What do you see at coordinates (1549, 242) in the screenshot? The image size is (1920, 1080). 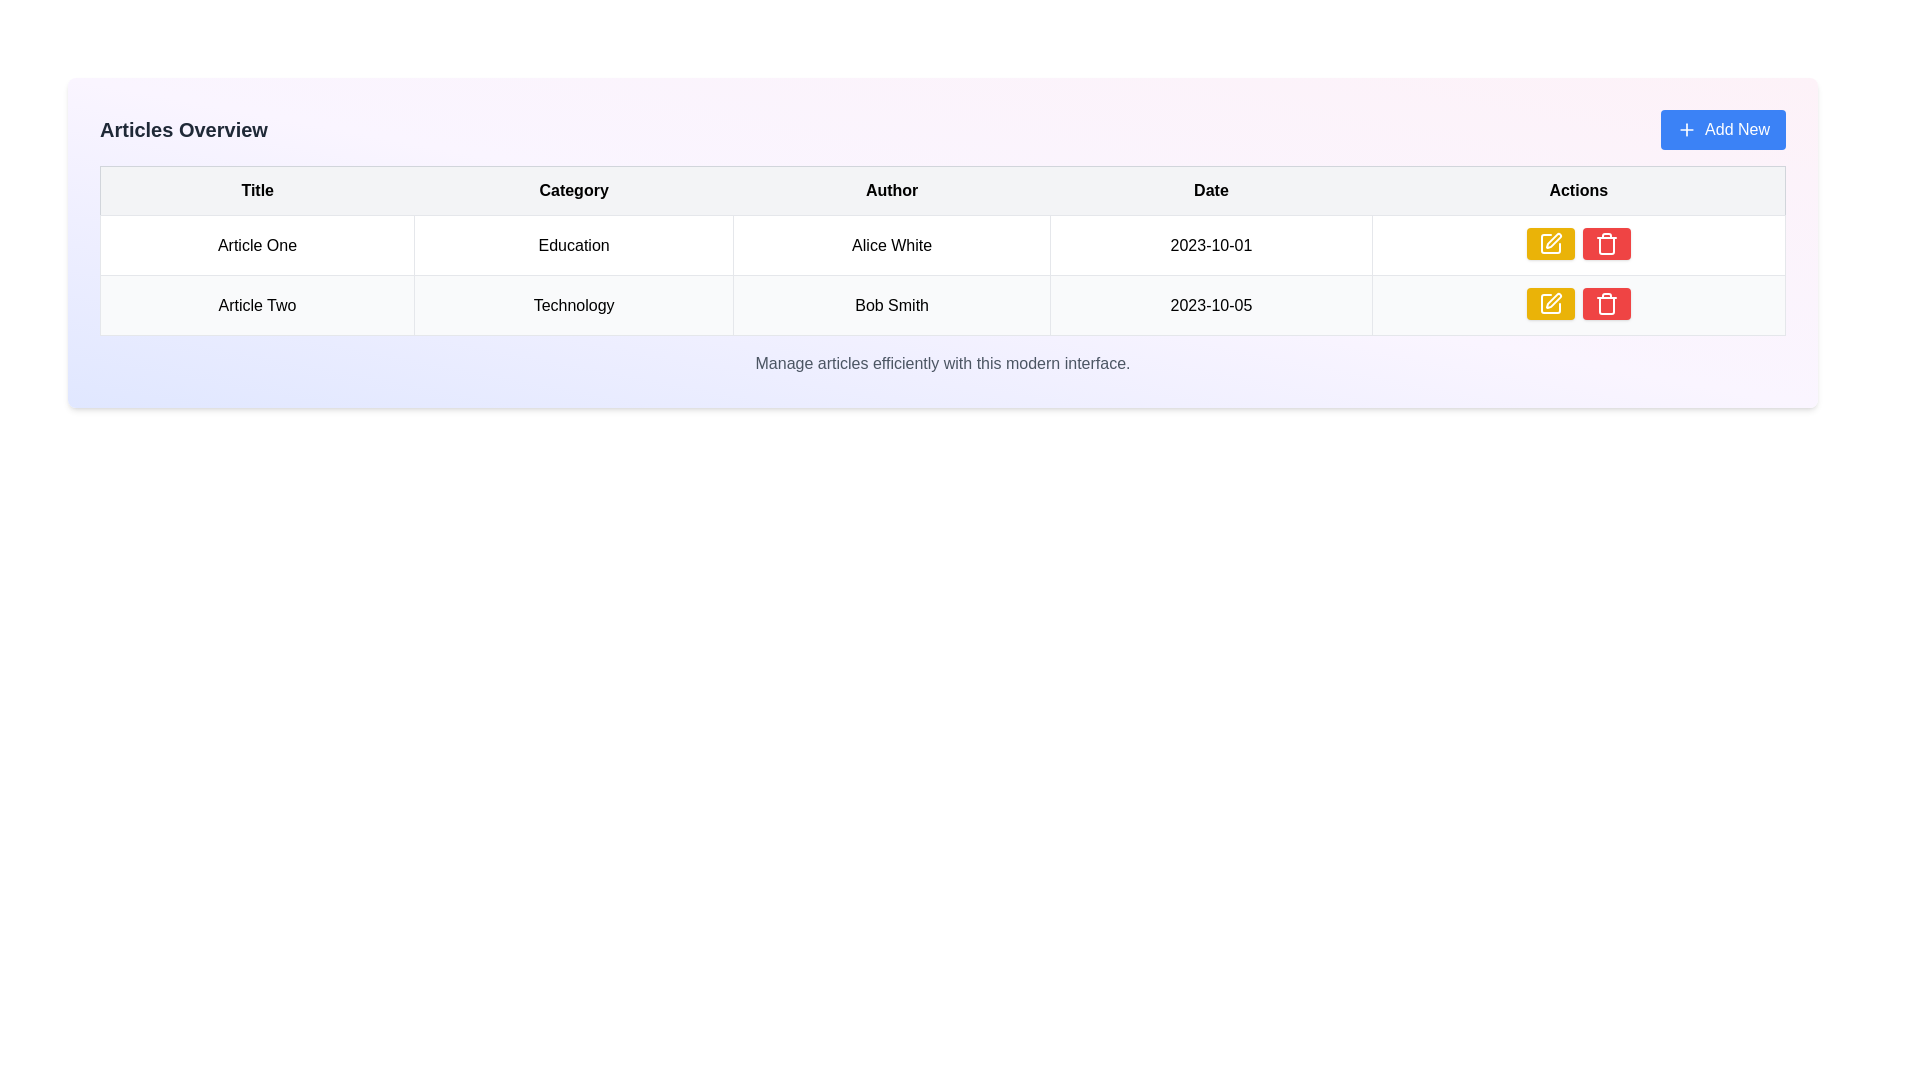 I see `the 'Edit' icon button located in the 'Actions' column of the first row of the table` at bounding box center [1549, 242].